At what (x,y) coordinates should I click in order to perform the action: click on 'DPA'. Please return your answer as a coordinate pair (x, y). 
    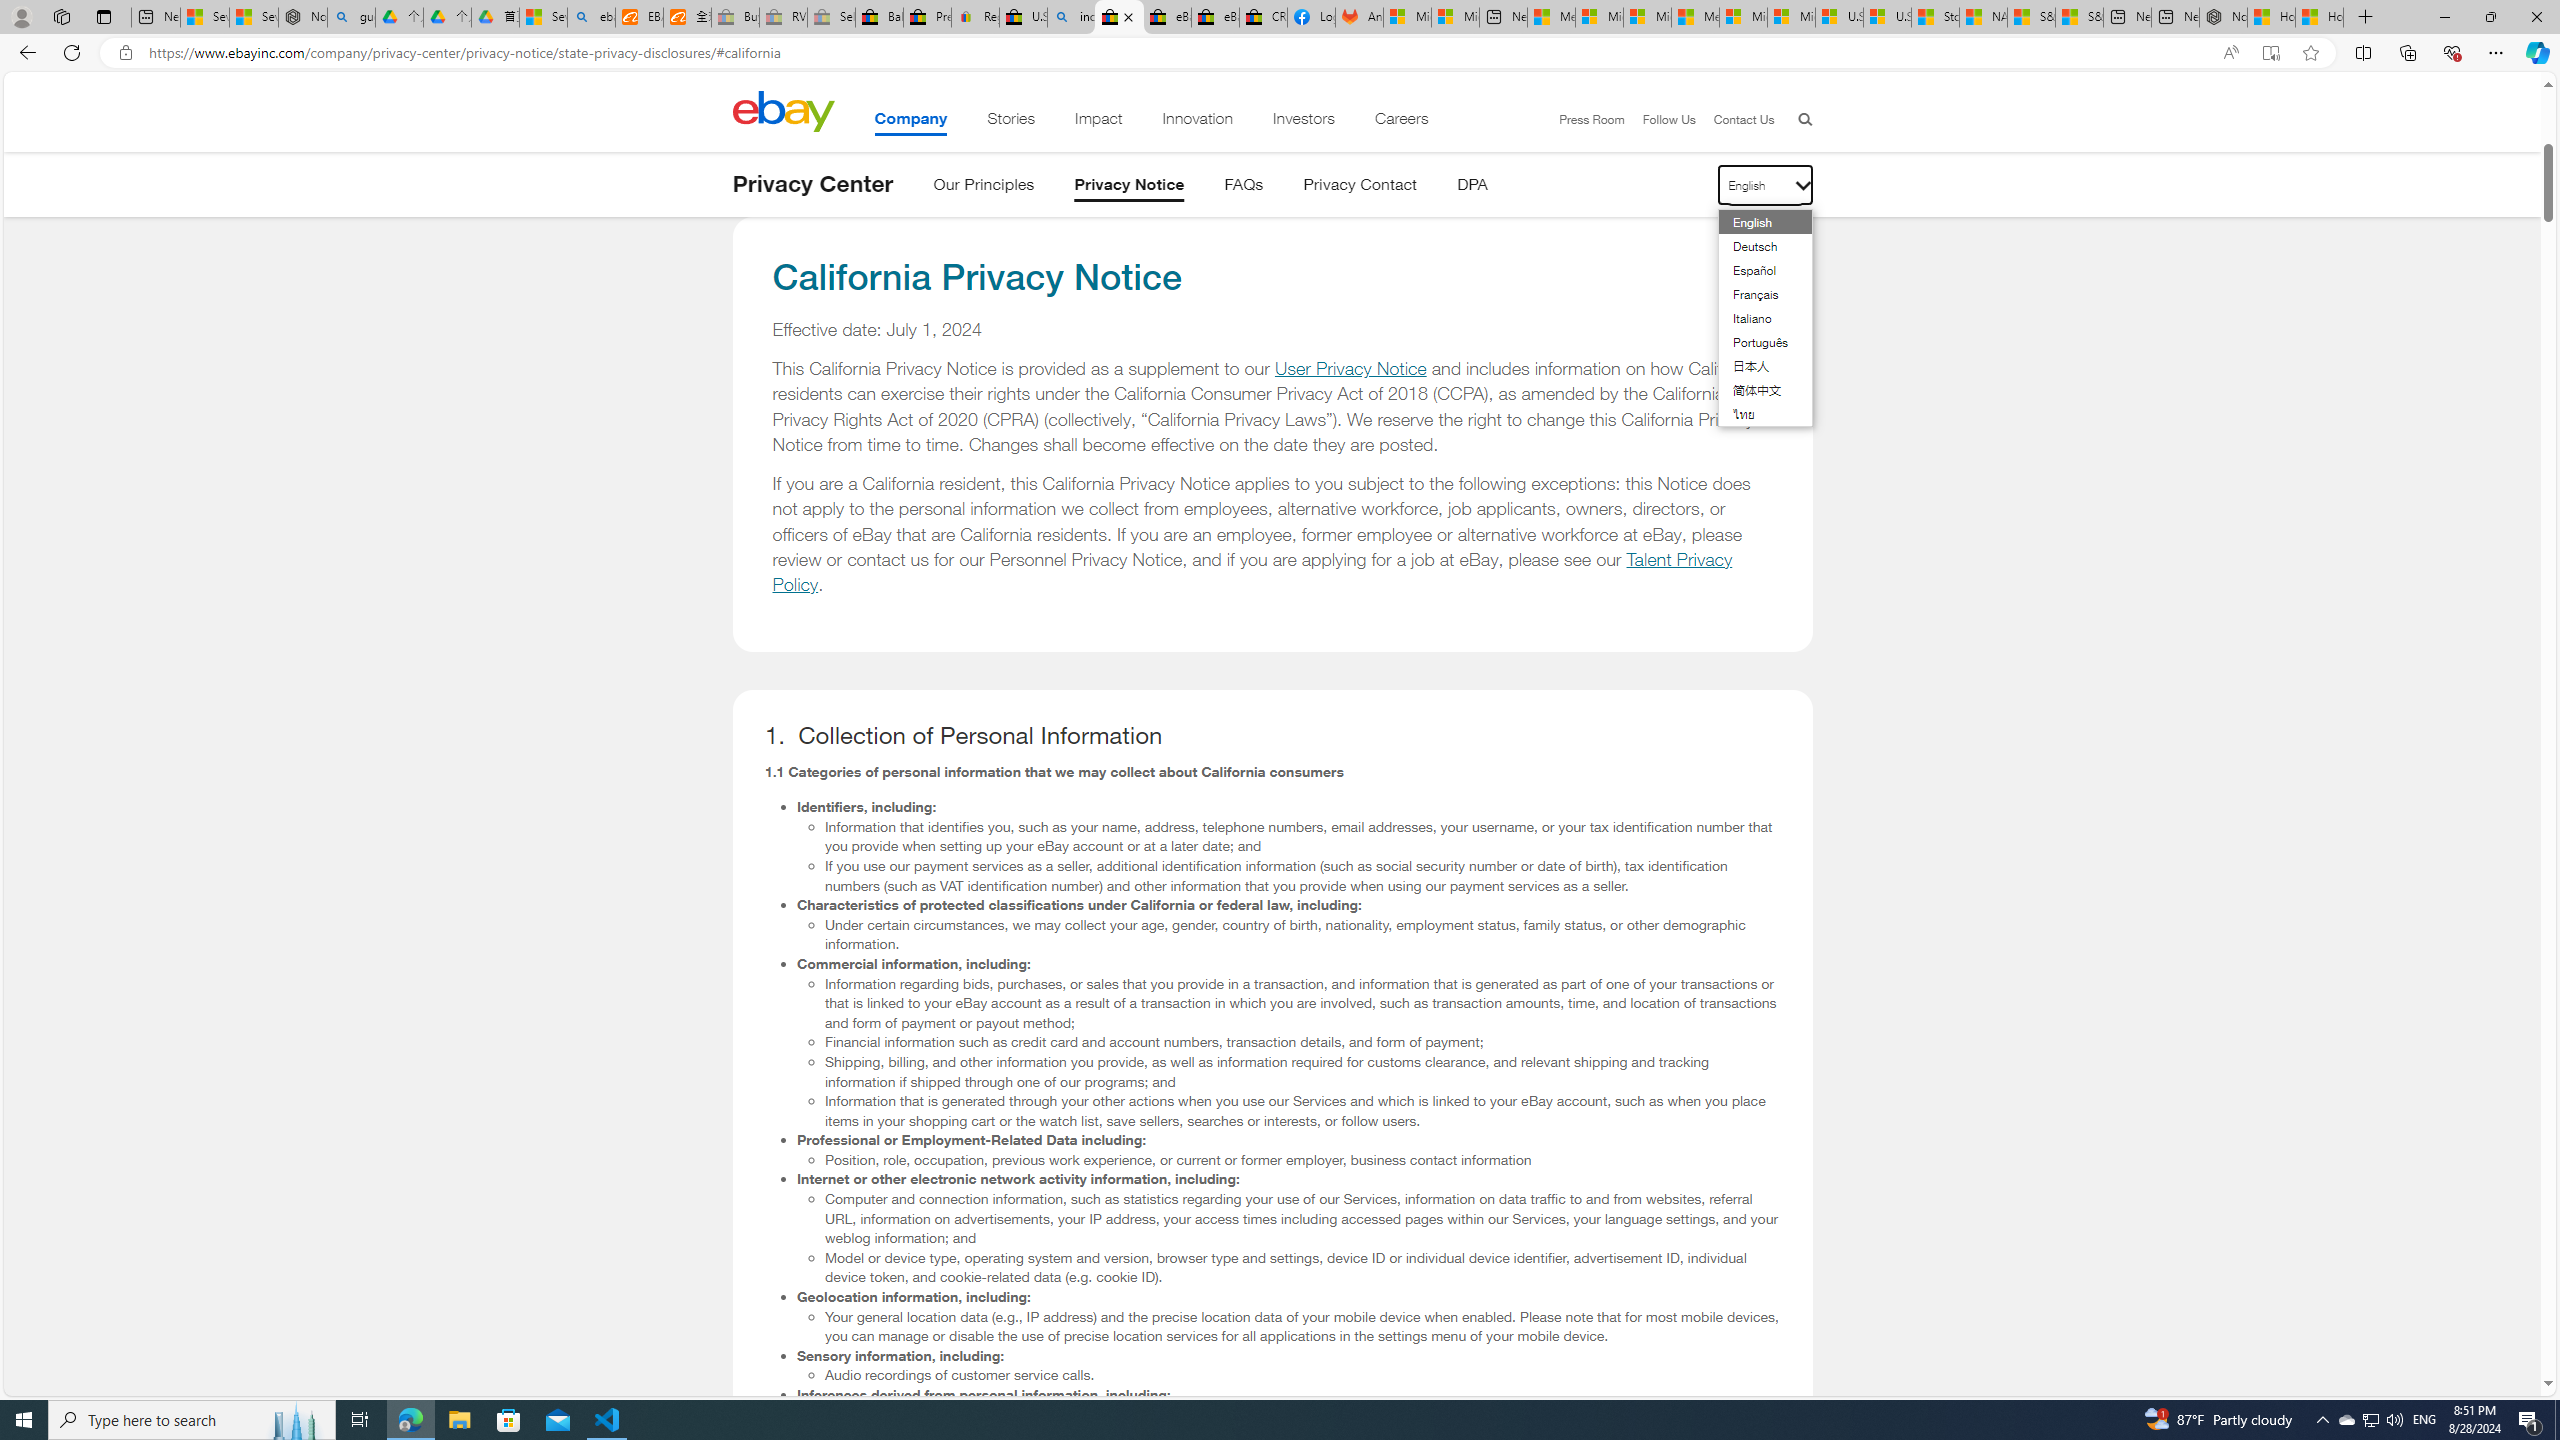
    Looking at the image, I should click on (1471, 187).